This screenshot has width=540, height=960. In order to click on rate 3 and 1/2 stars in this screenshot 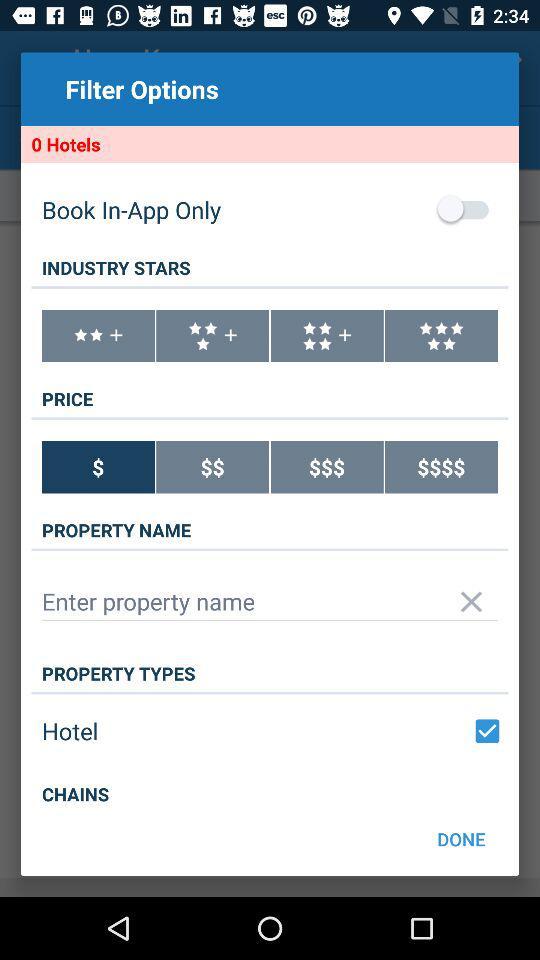, I will do `click(211, 336)`.